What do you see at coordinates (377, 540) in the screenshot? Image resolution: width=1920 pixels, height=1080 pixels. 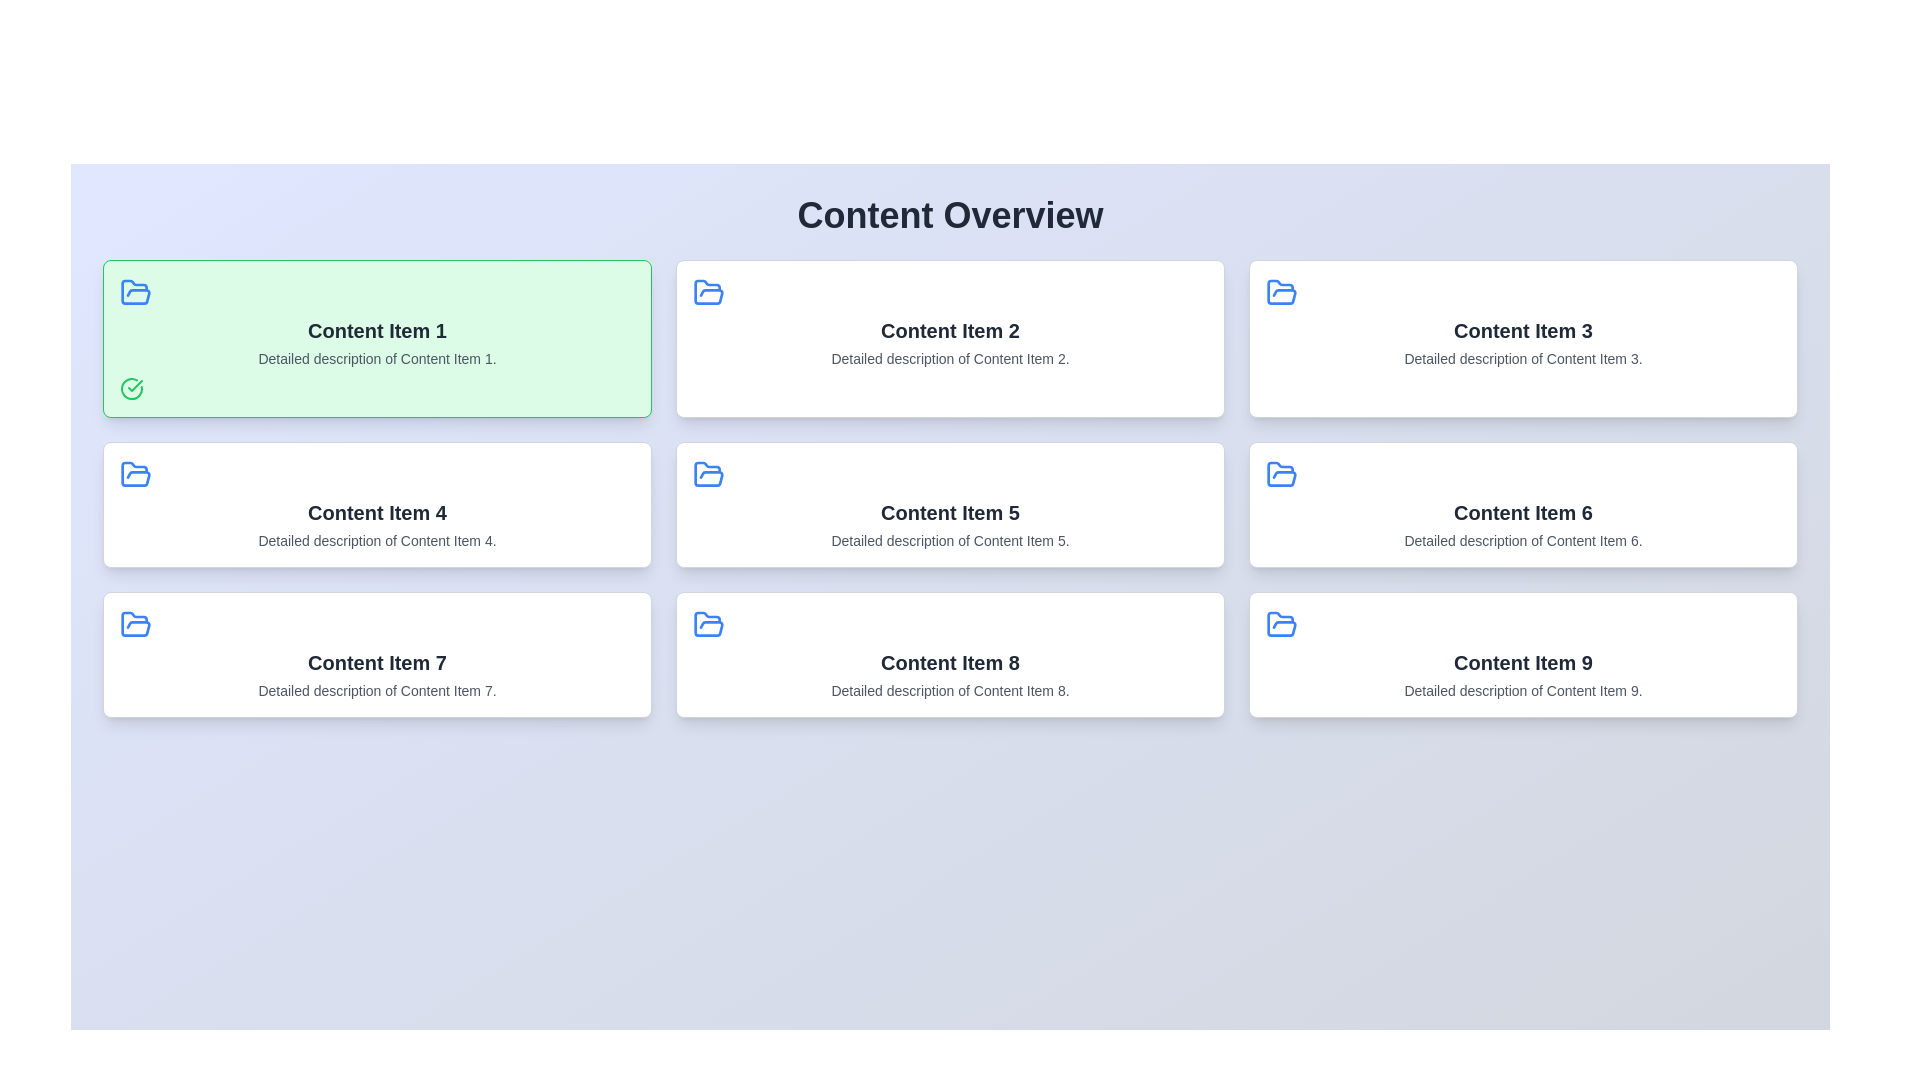 I see `descriptive text block that contains the text 'Detailed description of Content Item 4.' located below the title 'Content Item 4' in the fourth card of the grid layout` at bounding box center [377, 540].